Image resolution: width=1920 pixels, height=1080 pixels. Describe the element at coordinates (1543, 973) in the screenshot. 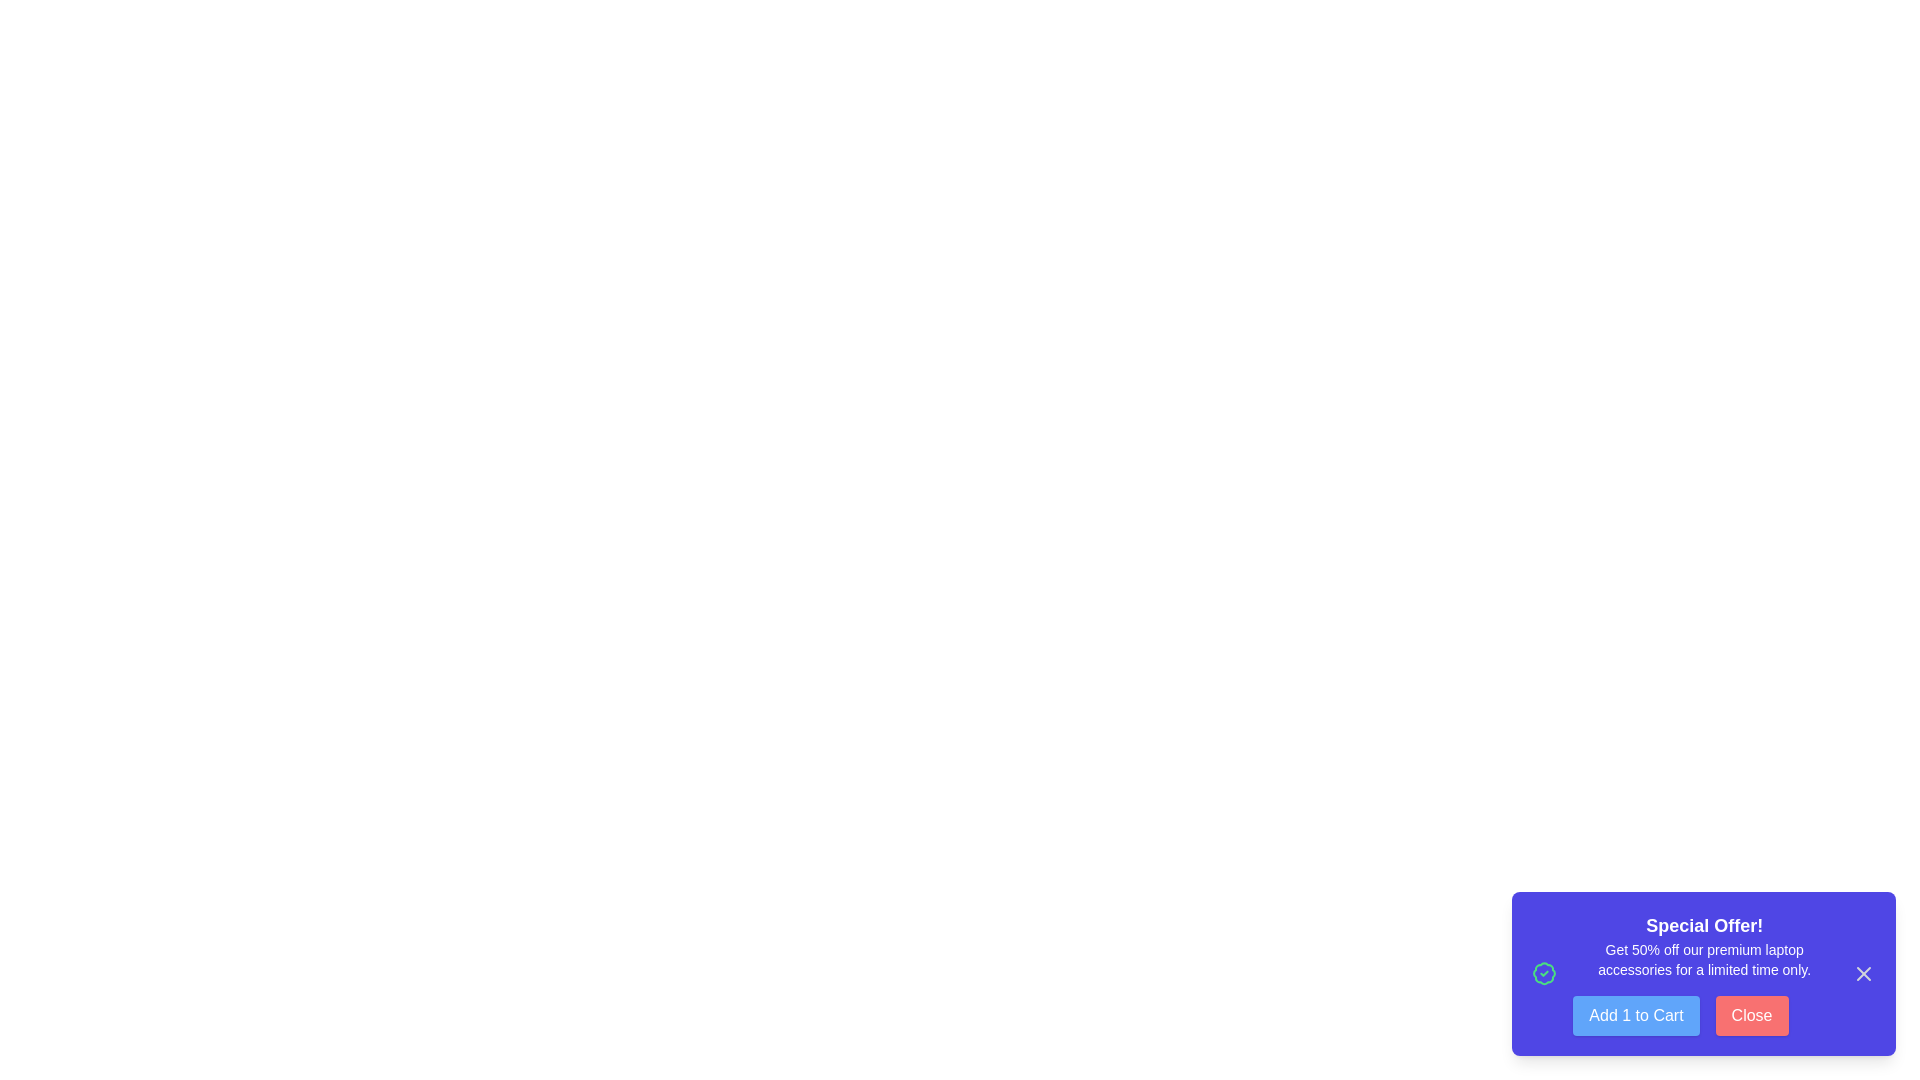

I see `the badge icon to inspect it` at that location.